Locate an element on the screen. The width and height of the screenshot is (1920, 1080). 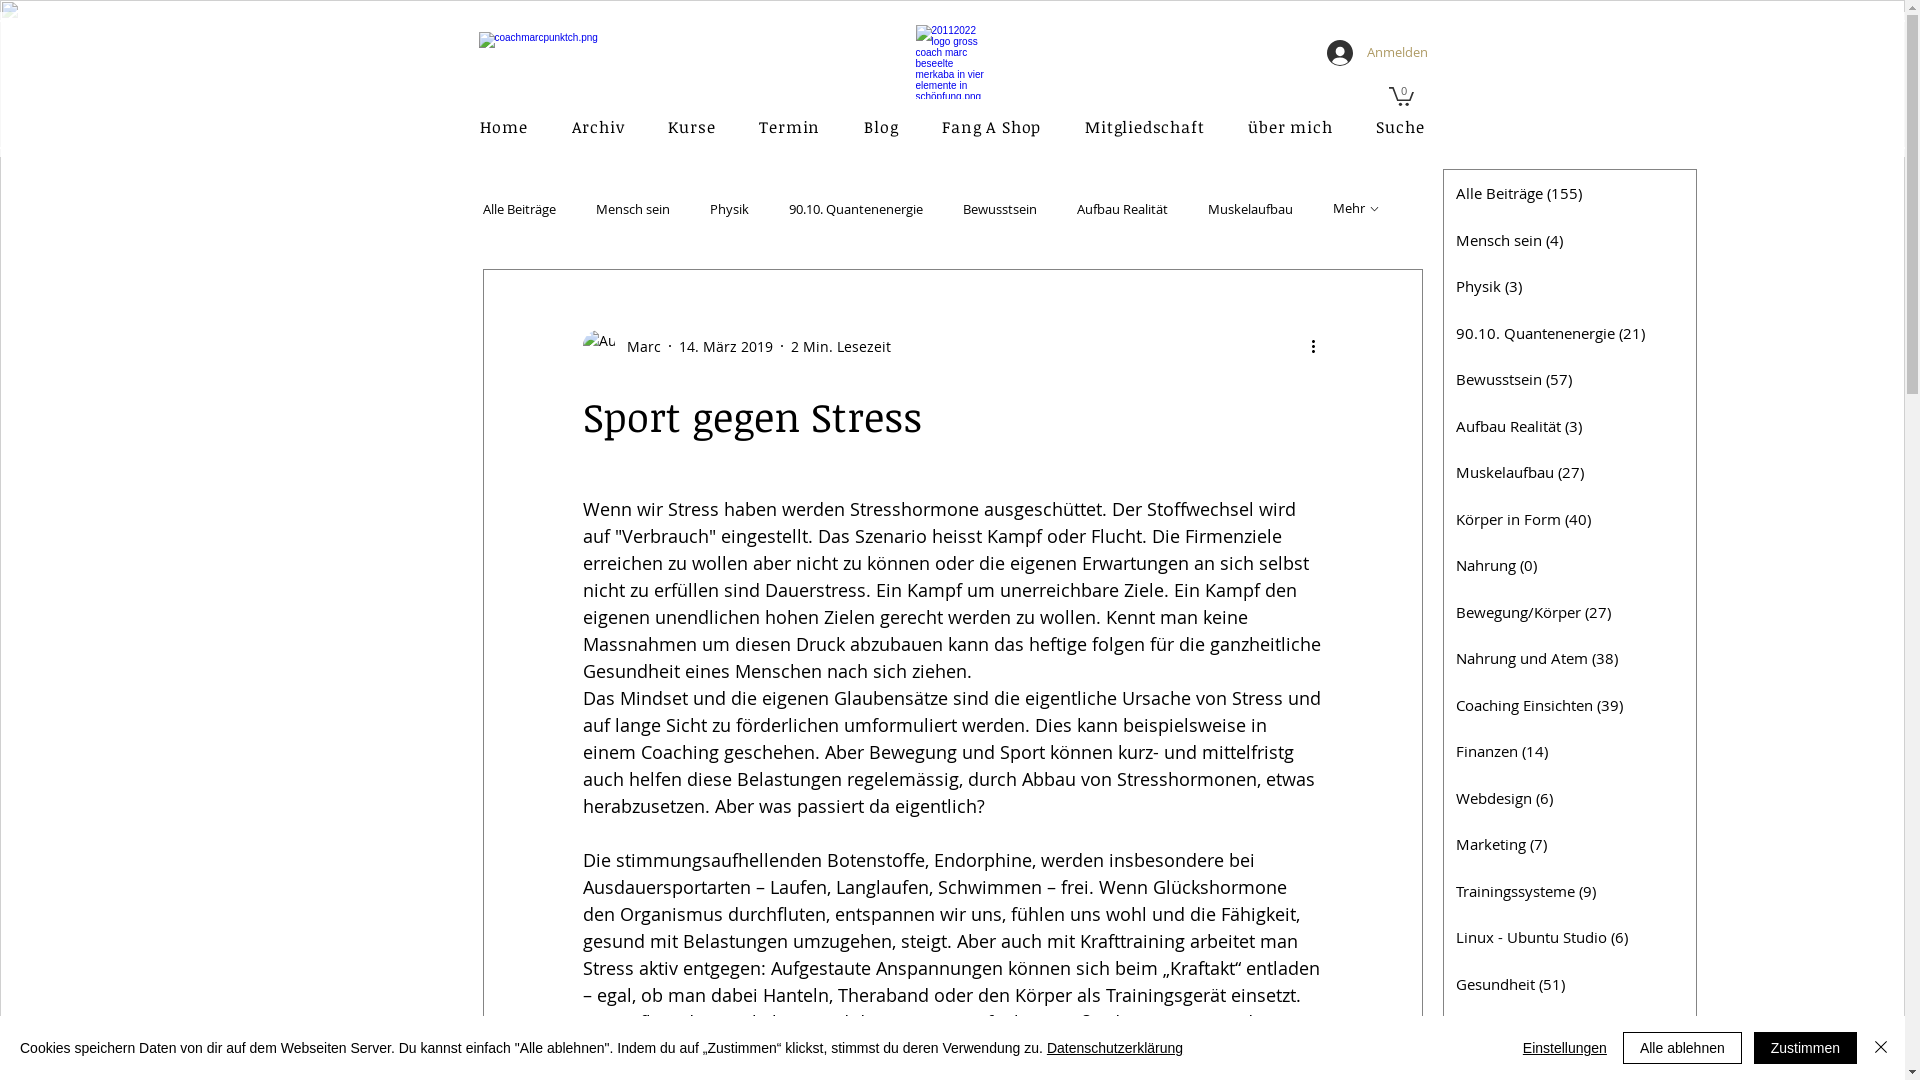
'Nahrung und Atem (38)' is located at coordinates (1568, 658).